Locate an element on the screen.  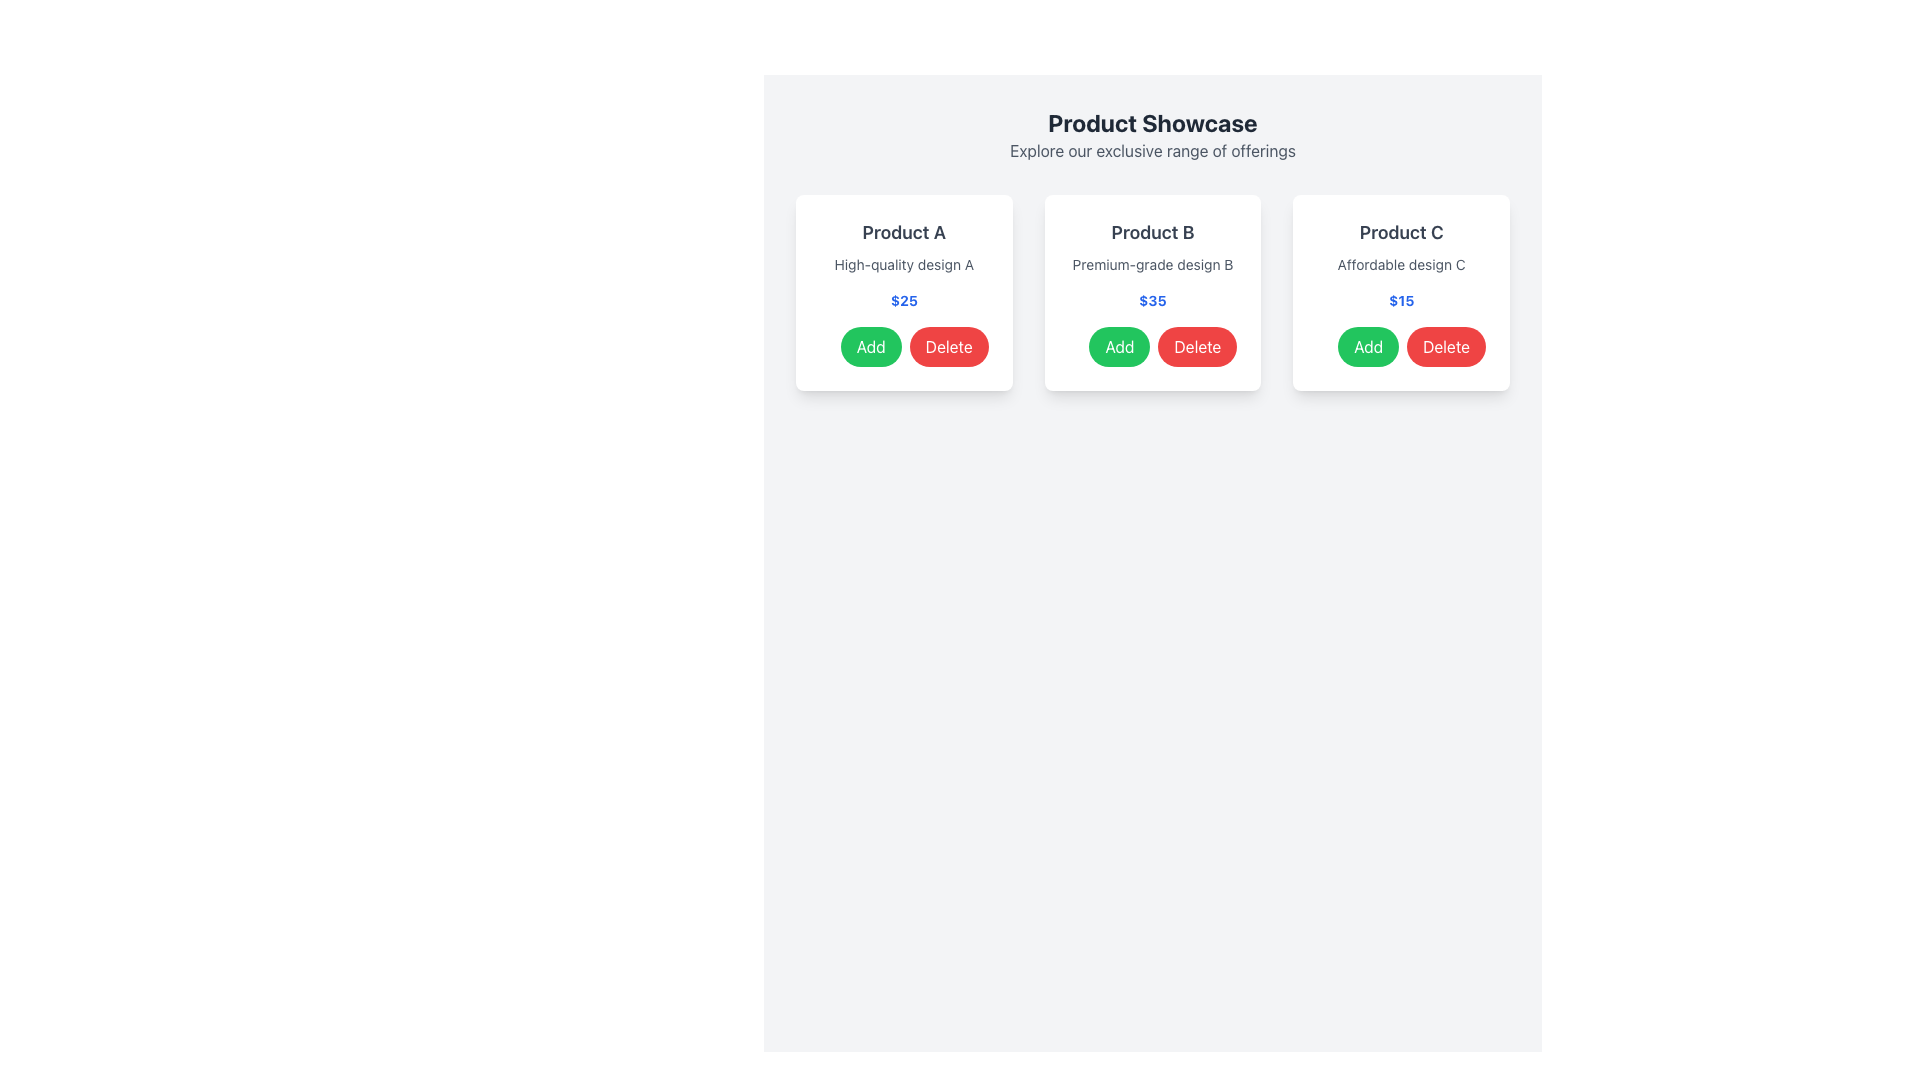
the red 'Delete' button with white text, which is located to the right of the green 'Add' button within the 'Product A' card is located at coordinates (948, 346).